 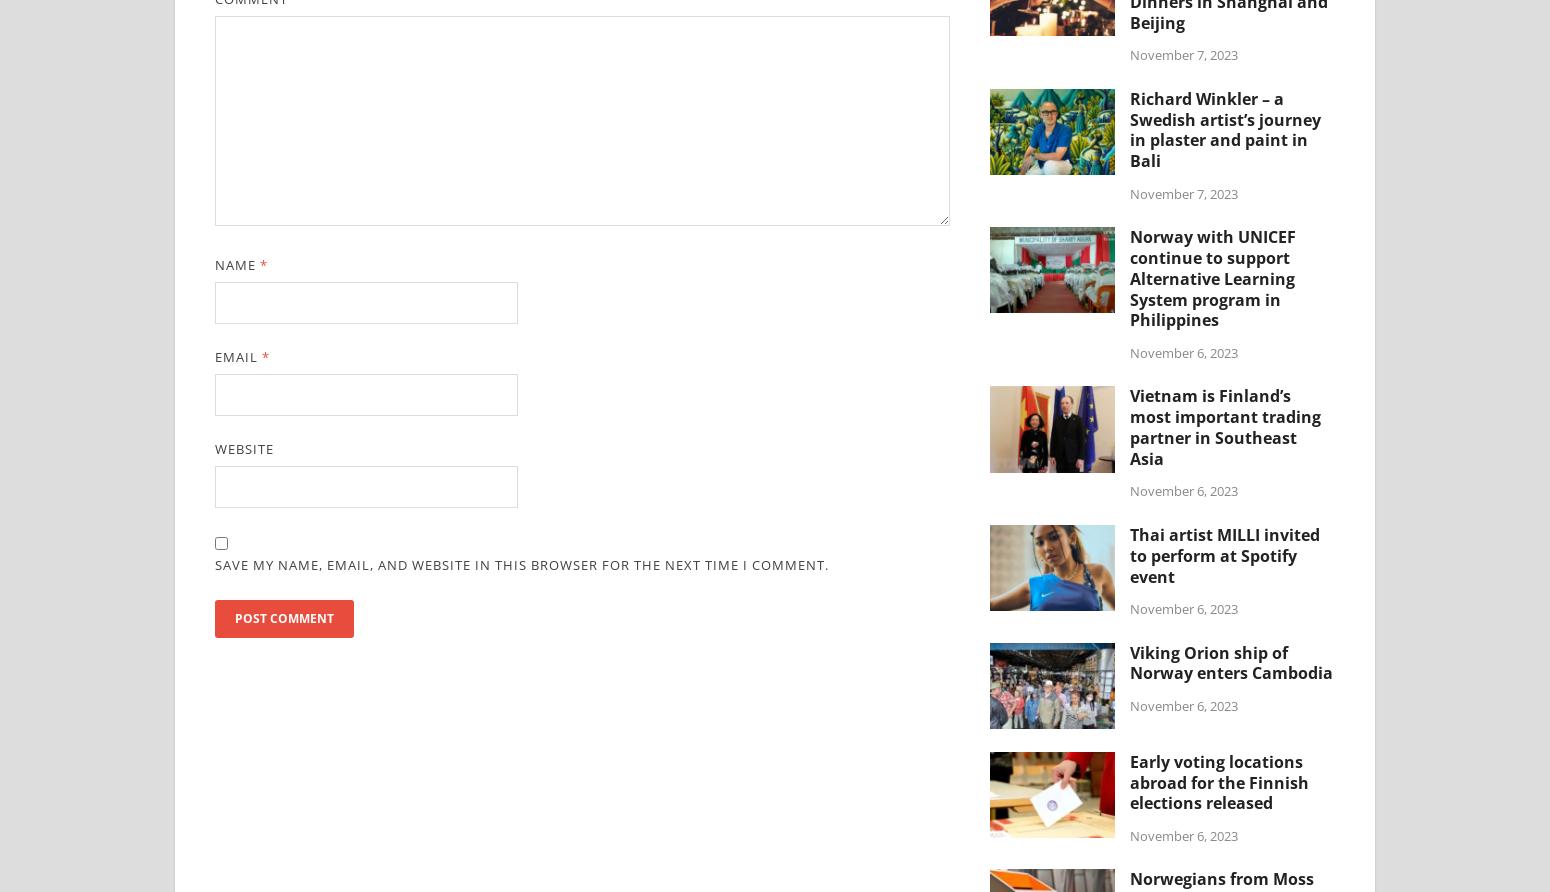 What do you see at coordinates (1225, 128) in the screenshot?
I see `'Richard Winkler – a Swedish artist’s journey in plaster and paint in Bali'` at bounding box center [1225, 128].